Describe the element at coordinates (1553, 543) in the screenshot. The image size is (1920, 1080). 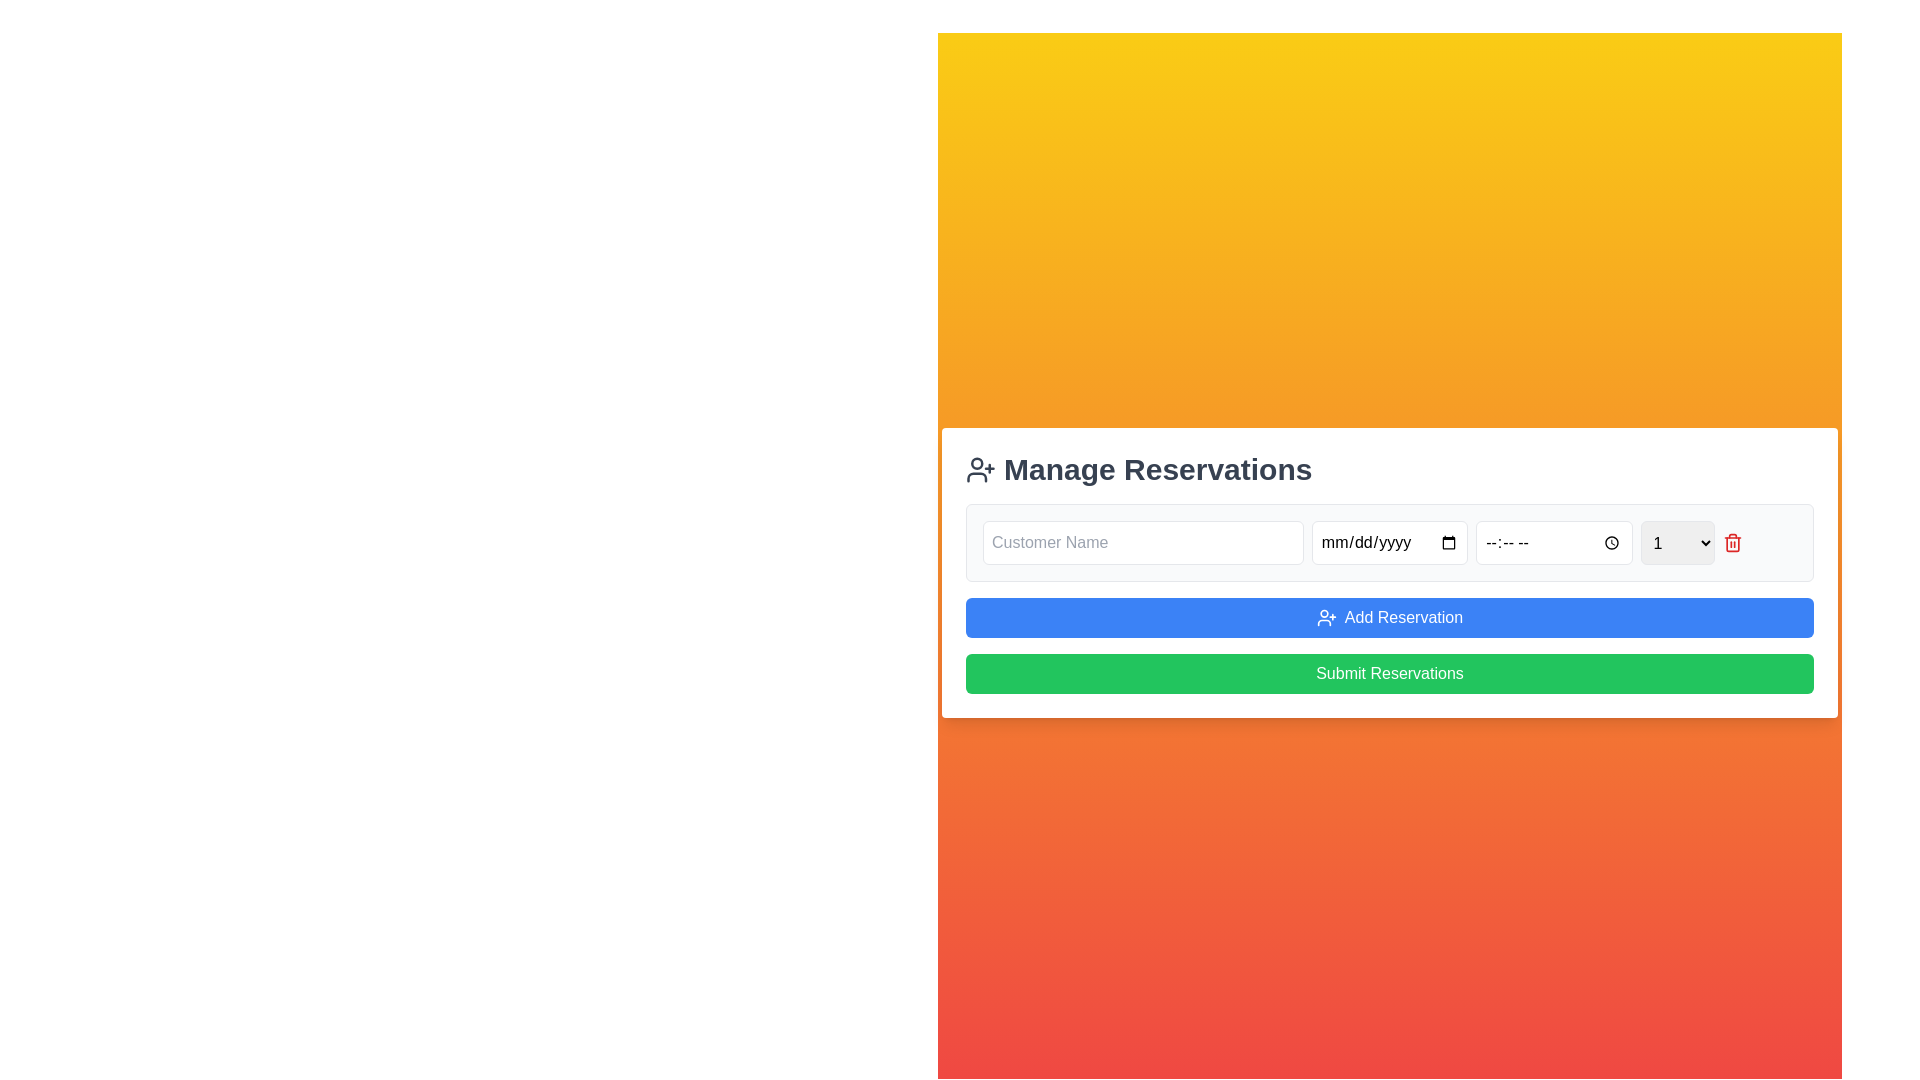
I see `a time using the time input field, which is a rectangular input with rounded corners located in the third position of the grid layout, to the right of the date input field` at that location.